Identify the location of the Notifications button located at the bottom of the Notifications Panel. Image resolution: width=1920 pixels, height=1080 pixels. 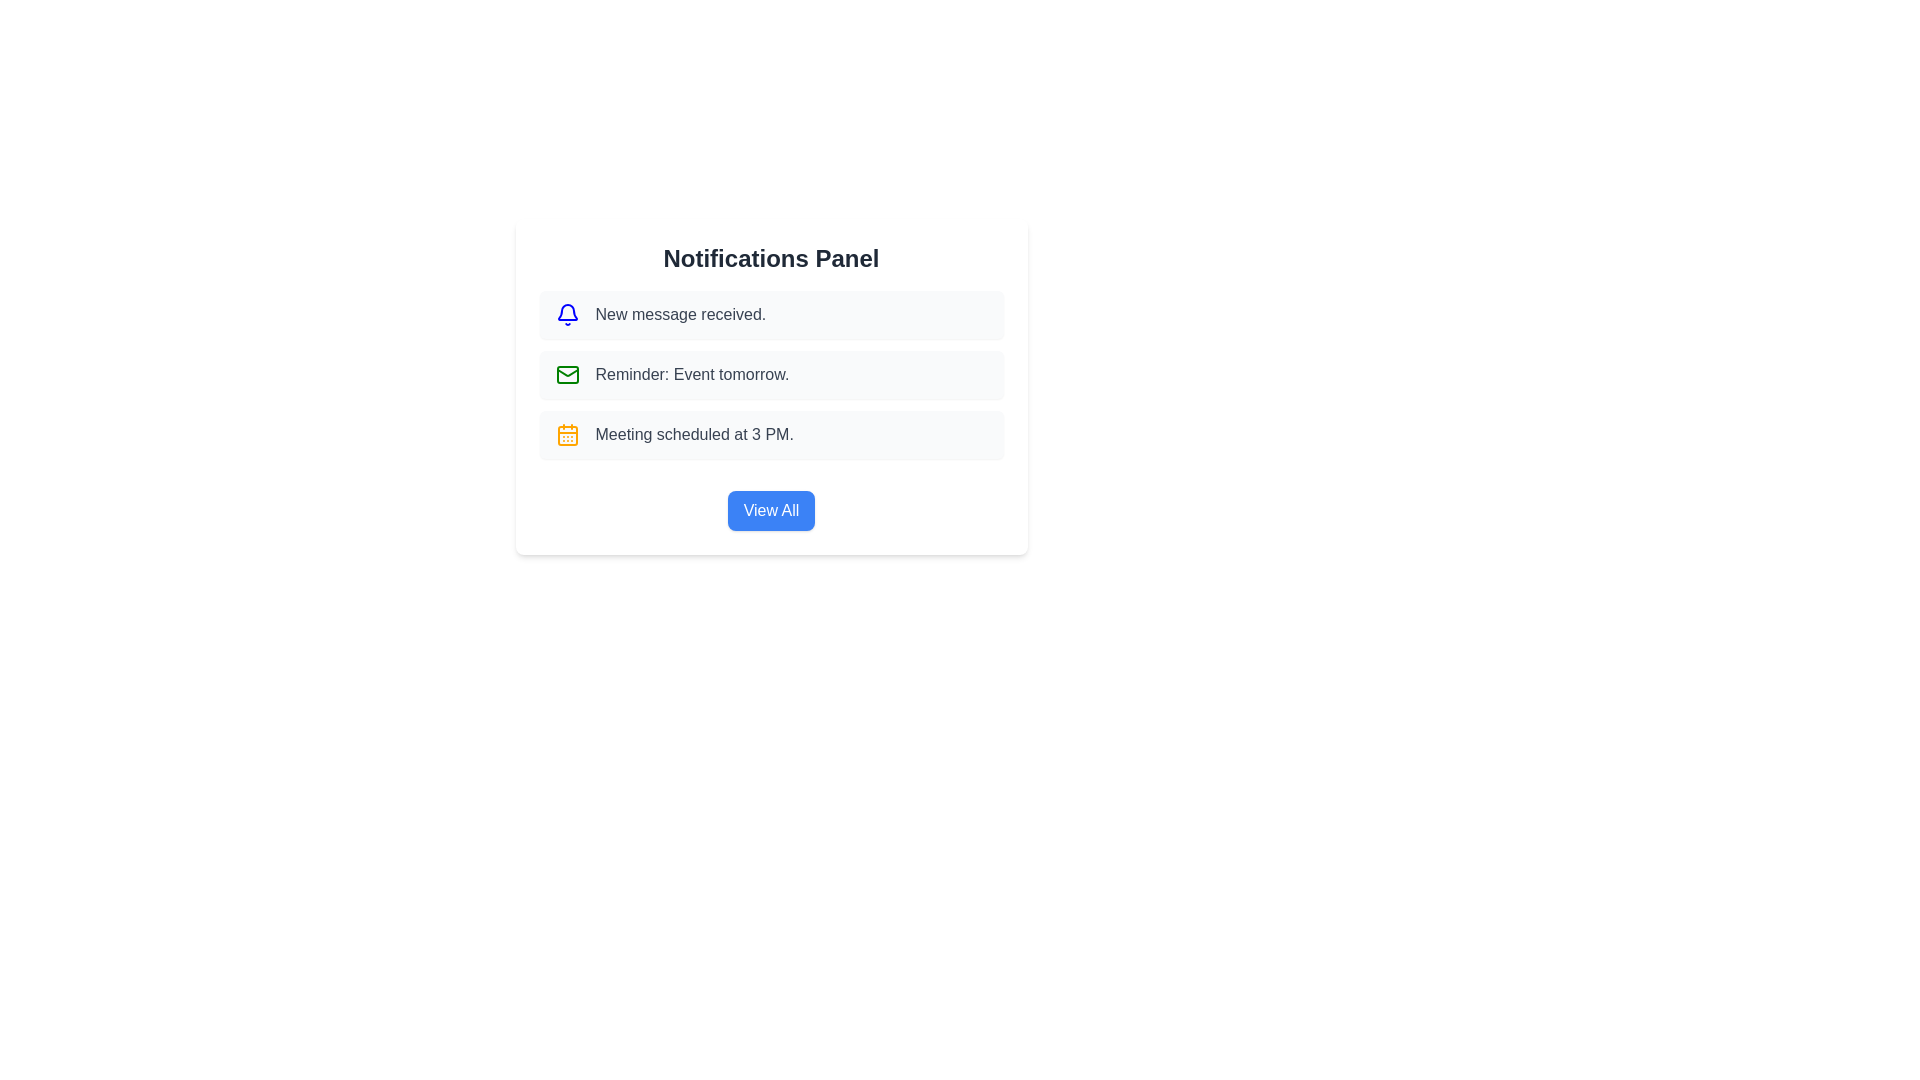
(770, 509).